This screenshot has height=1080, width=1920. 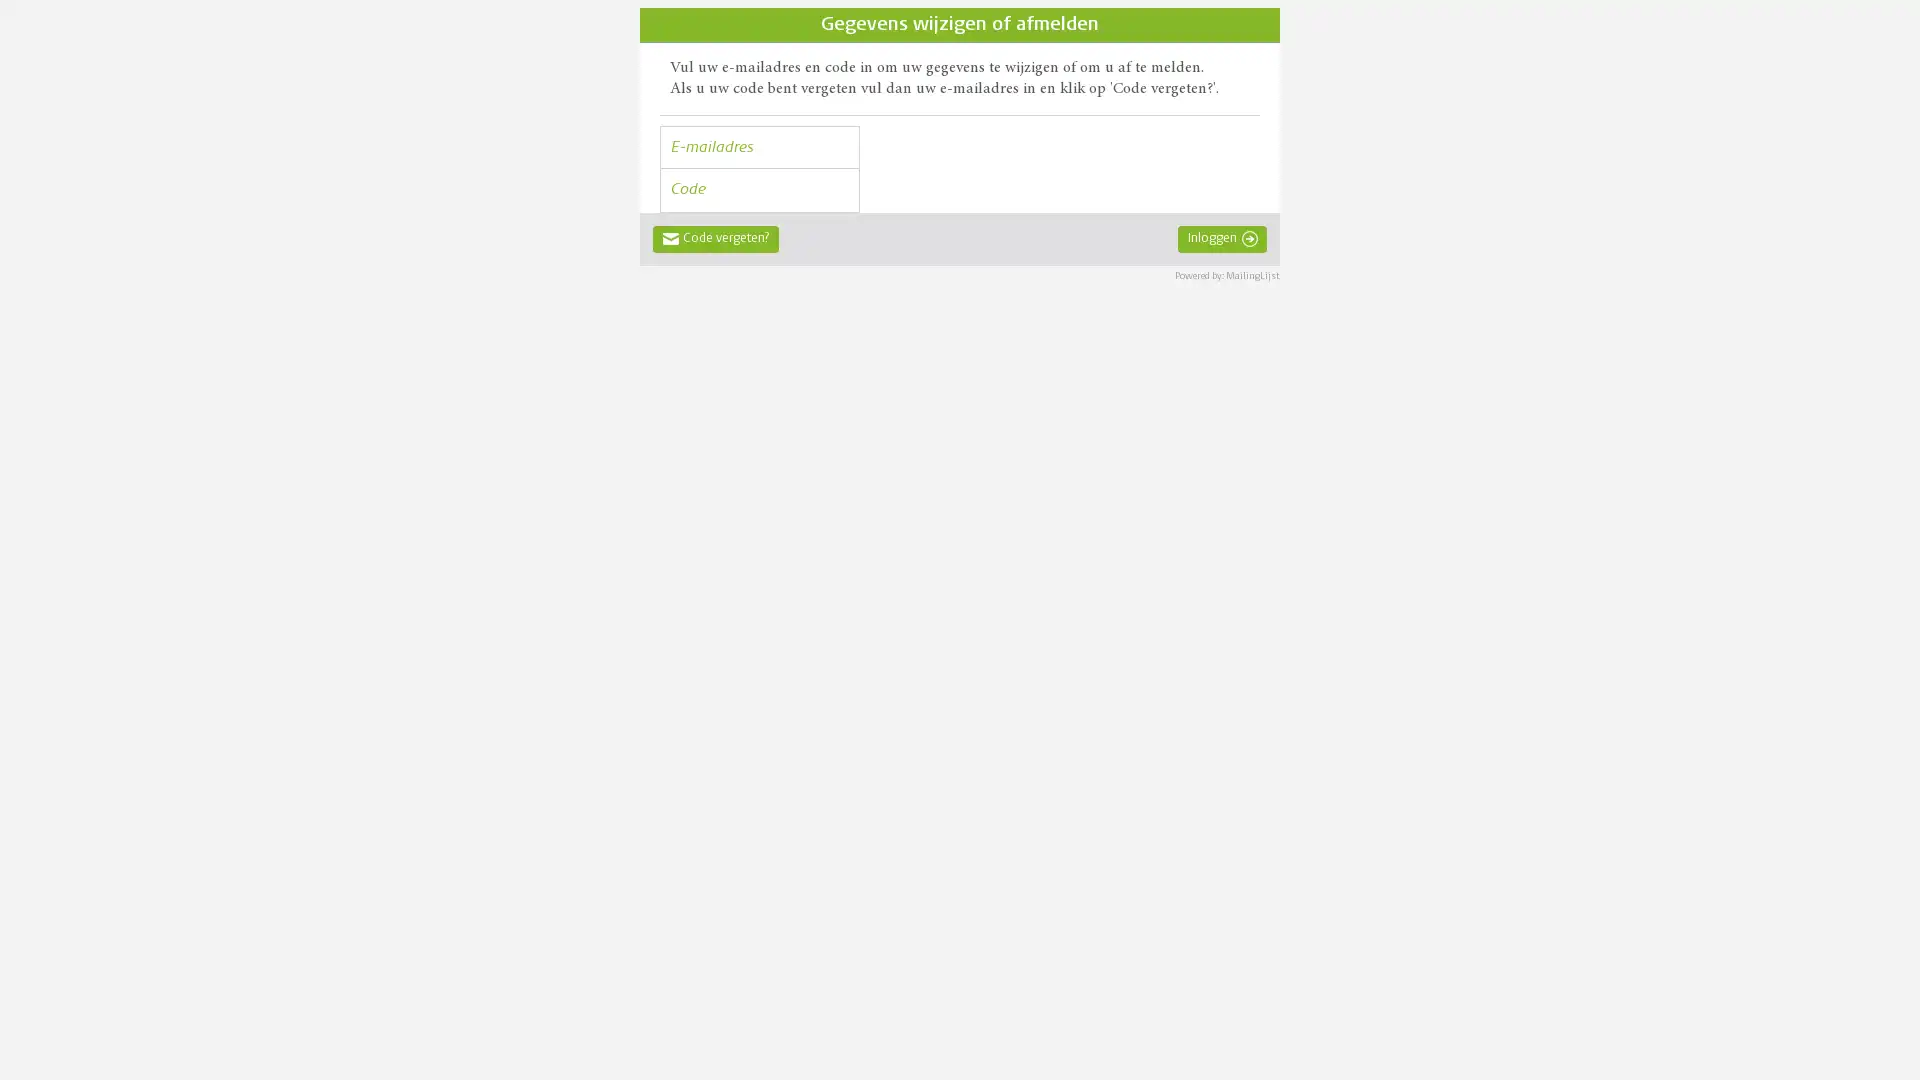 I want to click on Inloggen, so click(x=1221, y=238).